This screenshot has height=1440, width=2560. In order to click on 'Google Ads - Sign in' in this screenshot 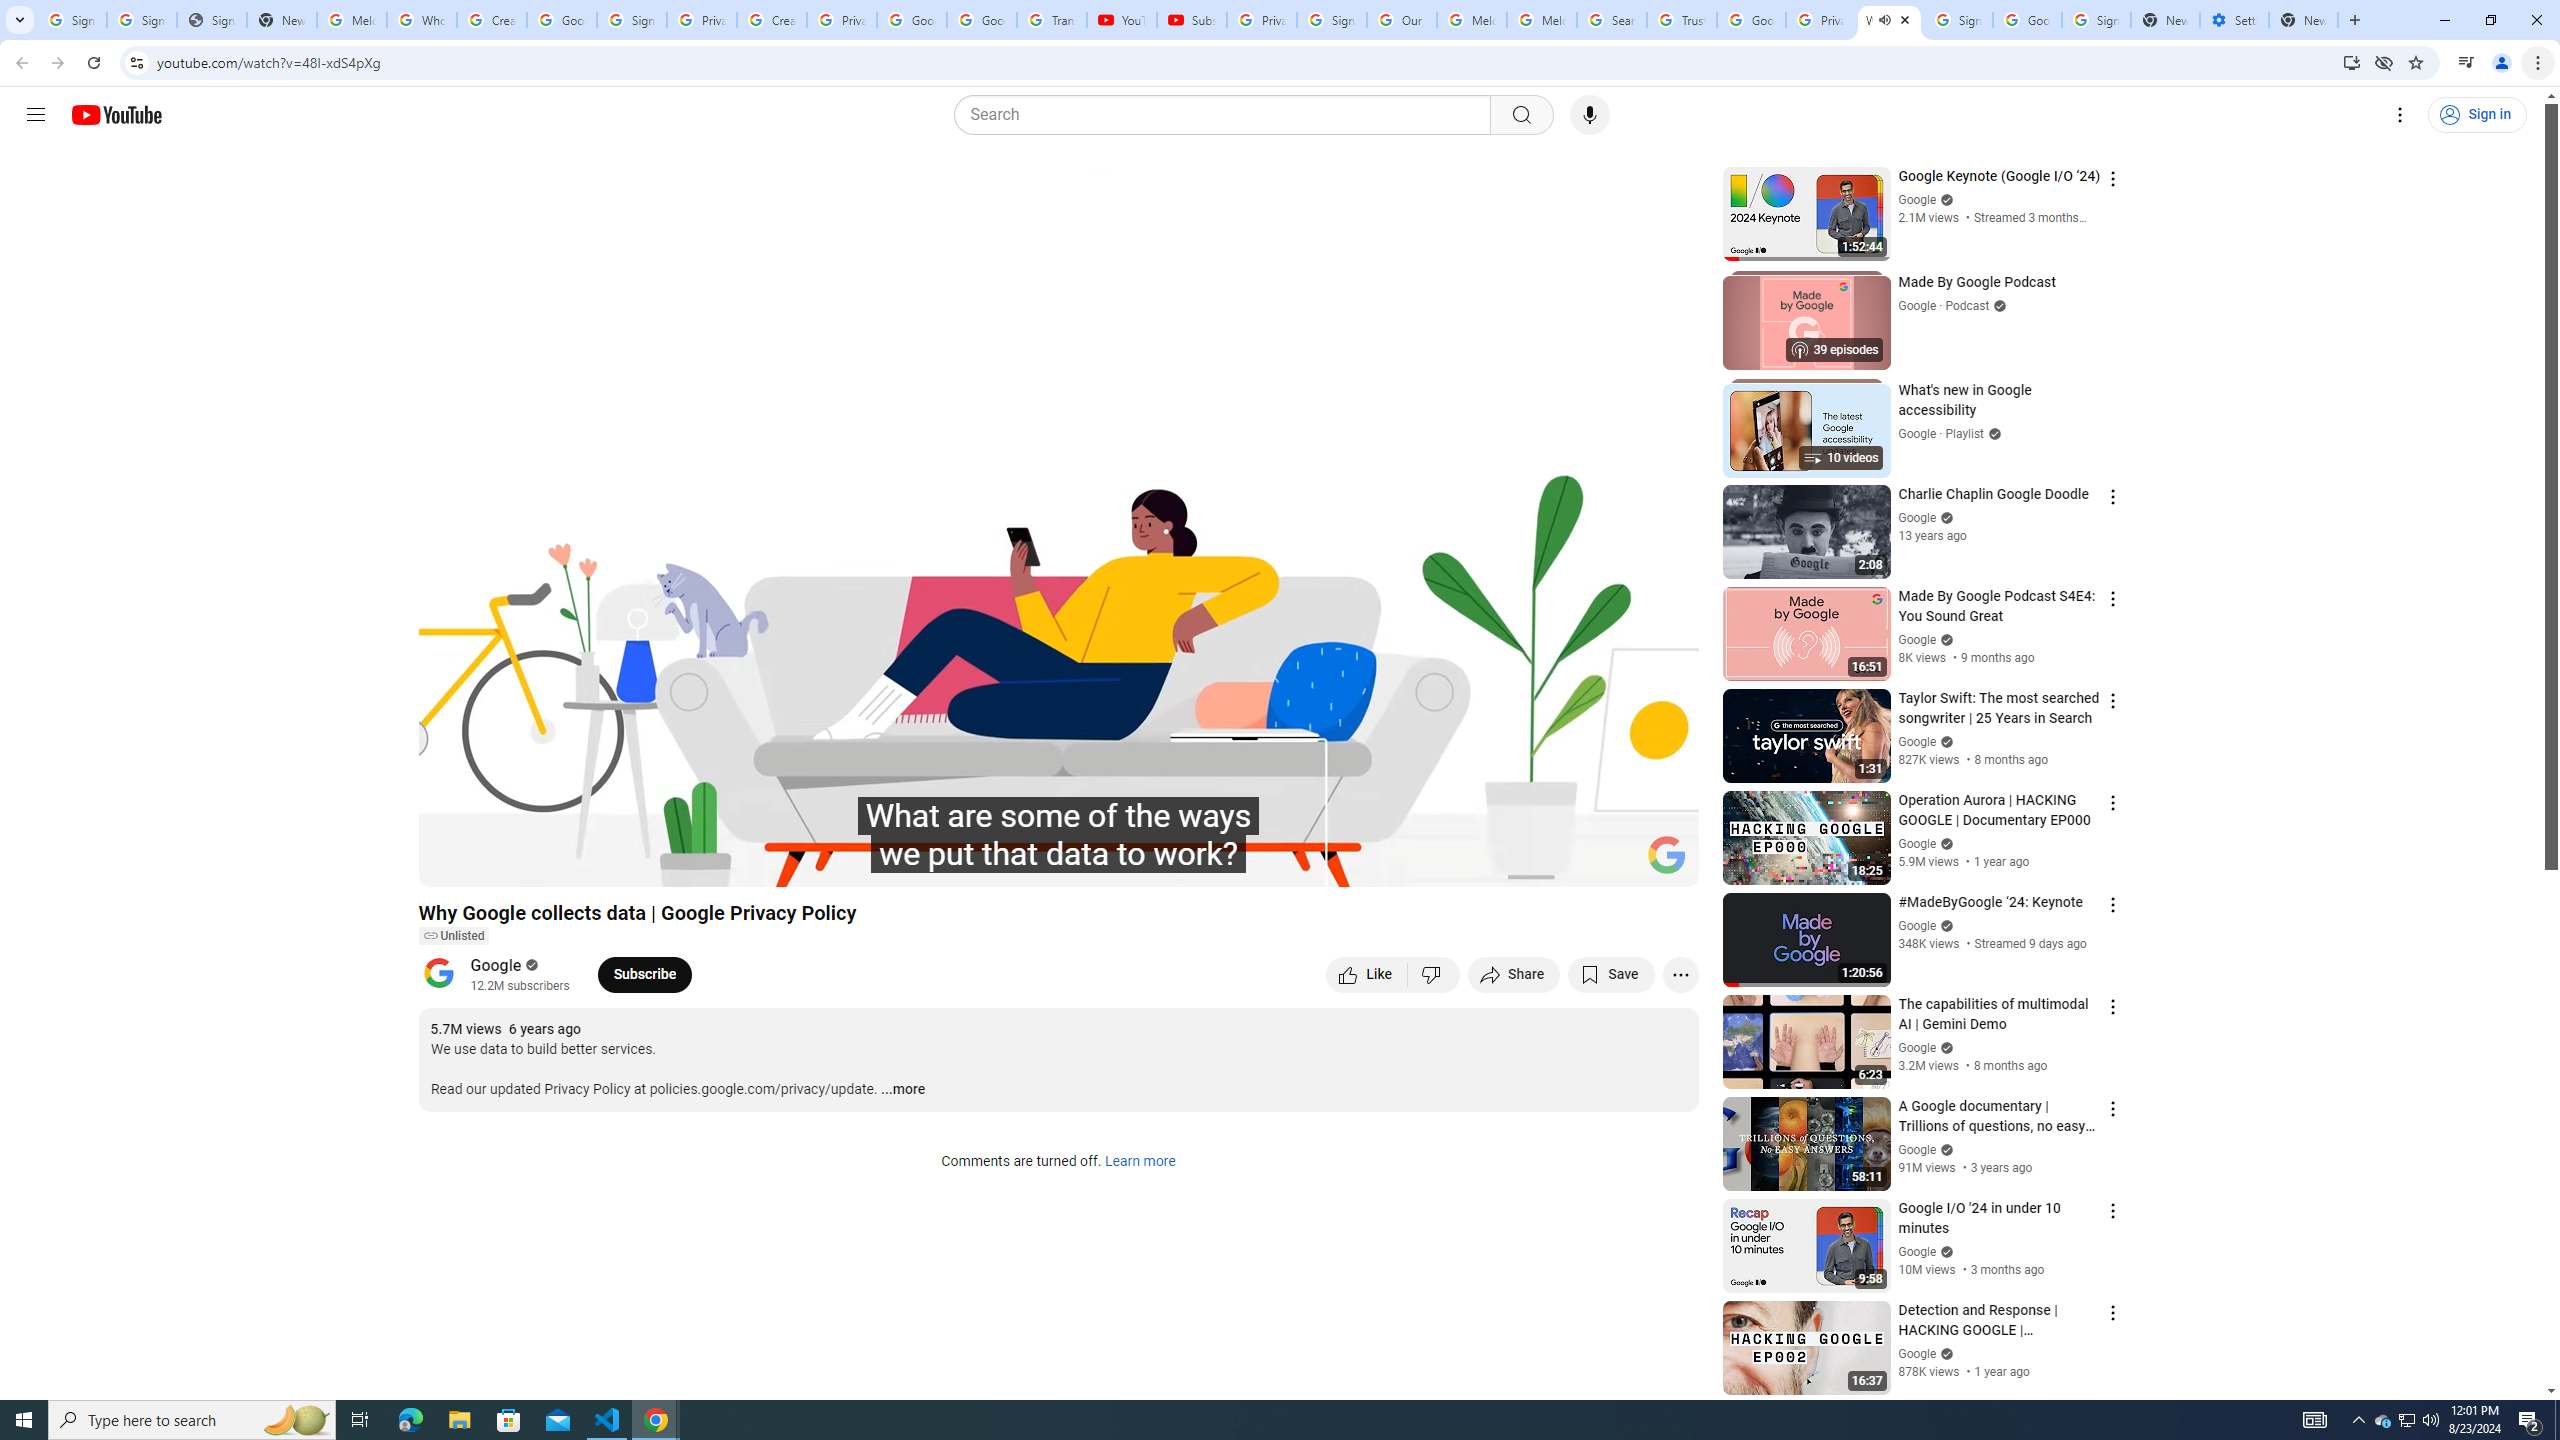, I will do `click(1750, 19)`.